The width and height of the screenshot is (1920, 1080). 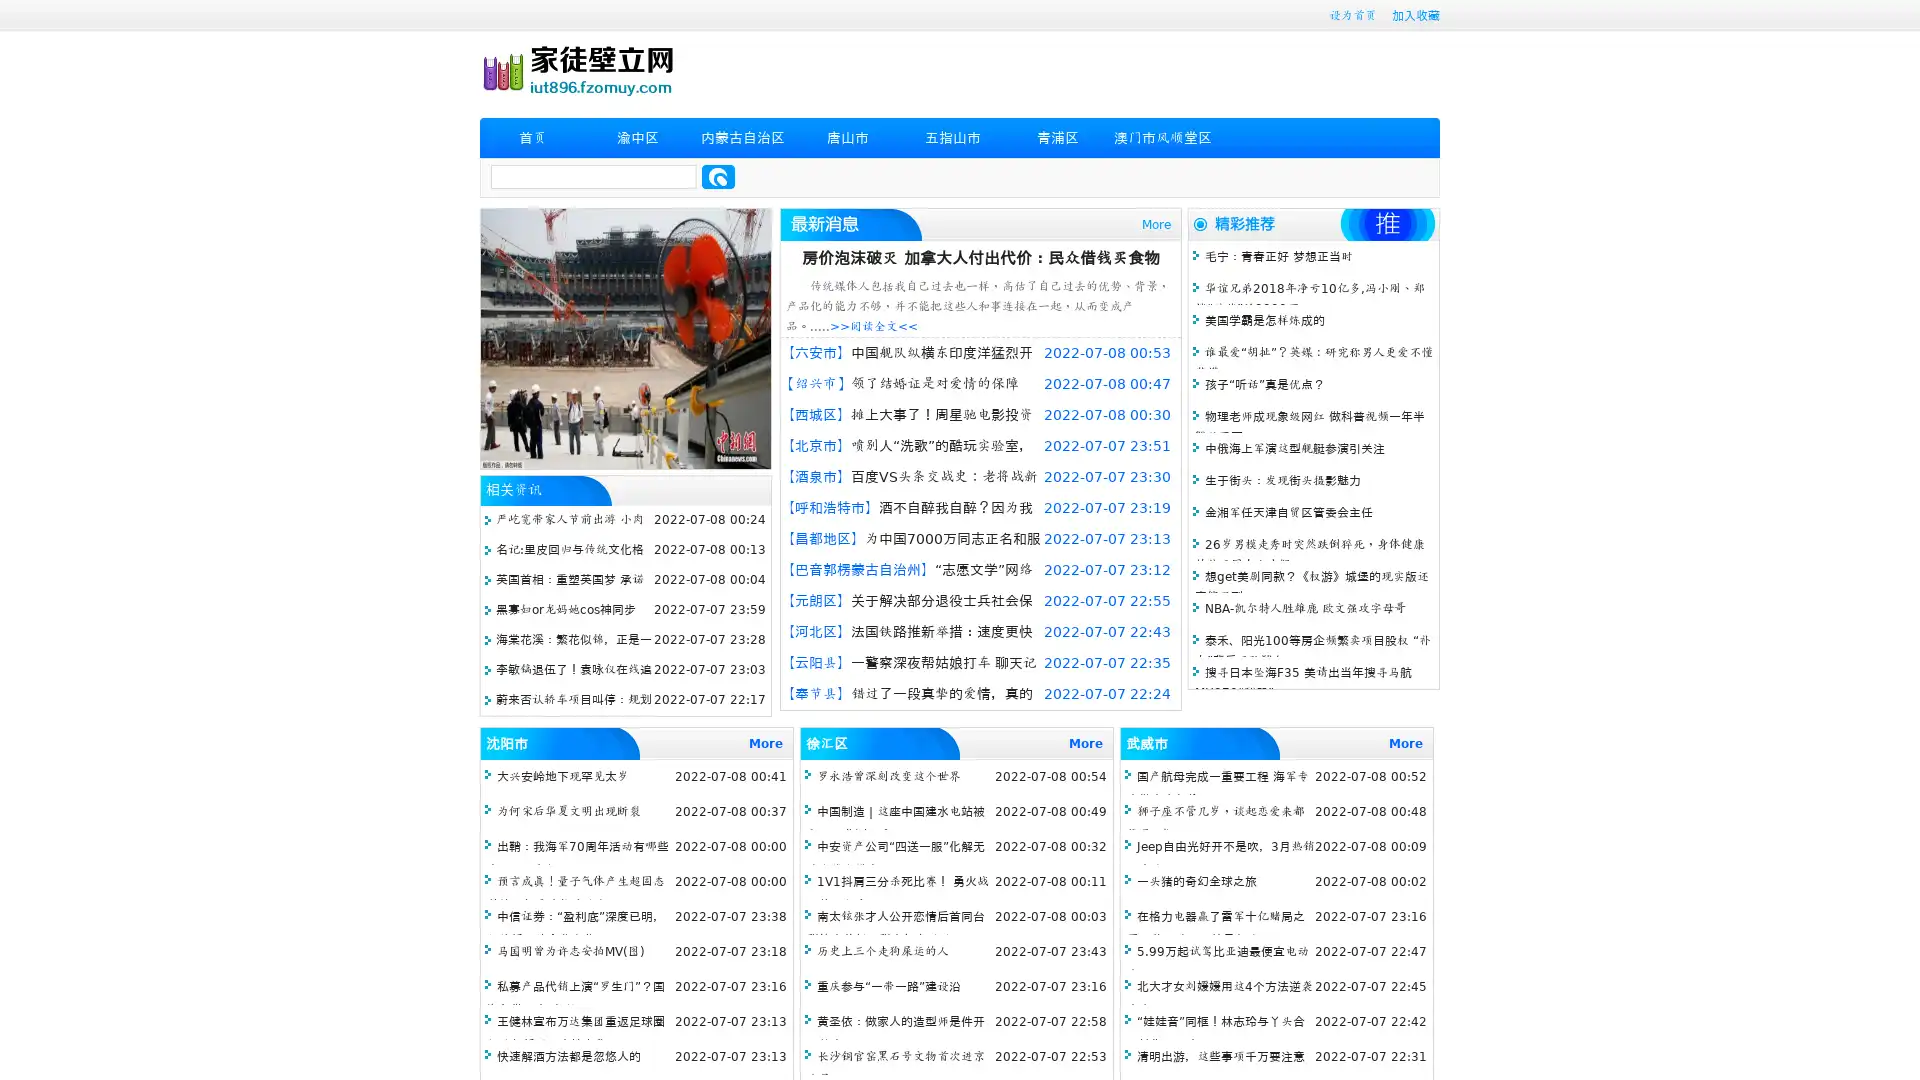 I want to click on Search, so click(x=718, y=176).